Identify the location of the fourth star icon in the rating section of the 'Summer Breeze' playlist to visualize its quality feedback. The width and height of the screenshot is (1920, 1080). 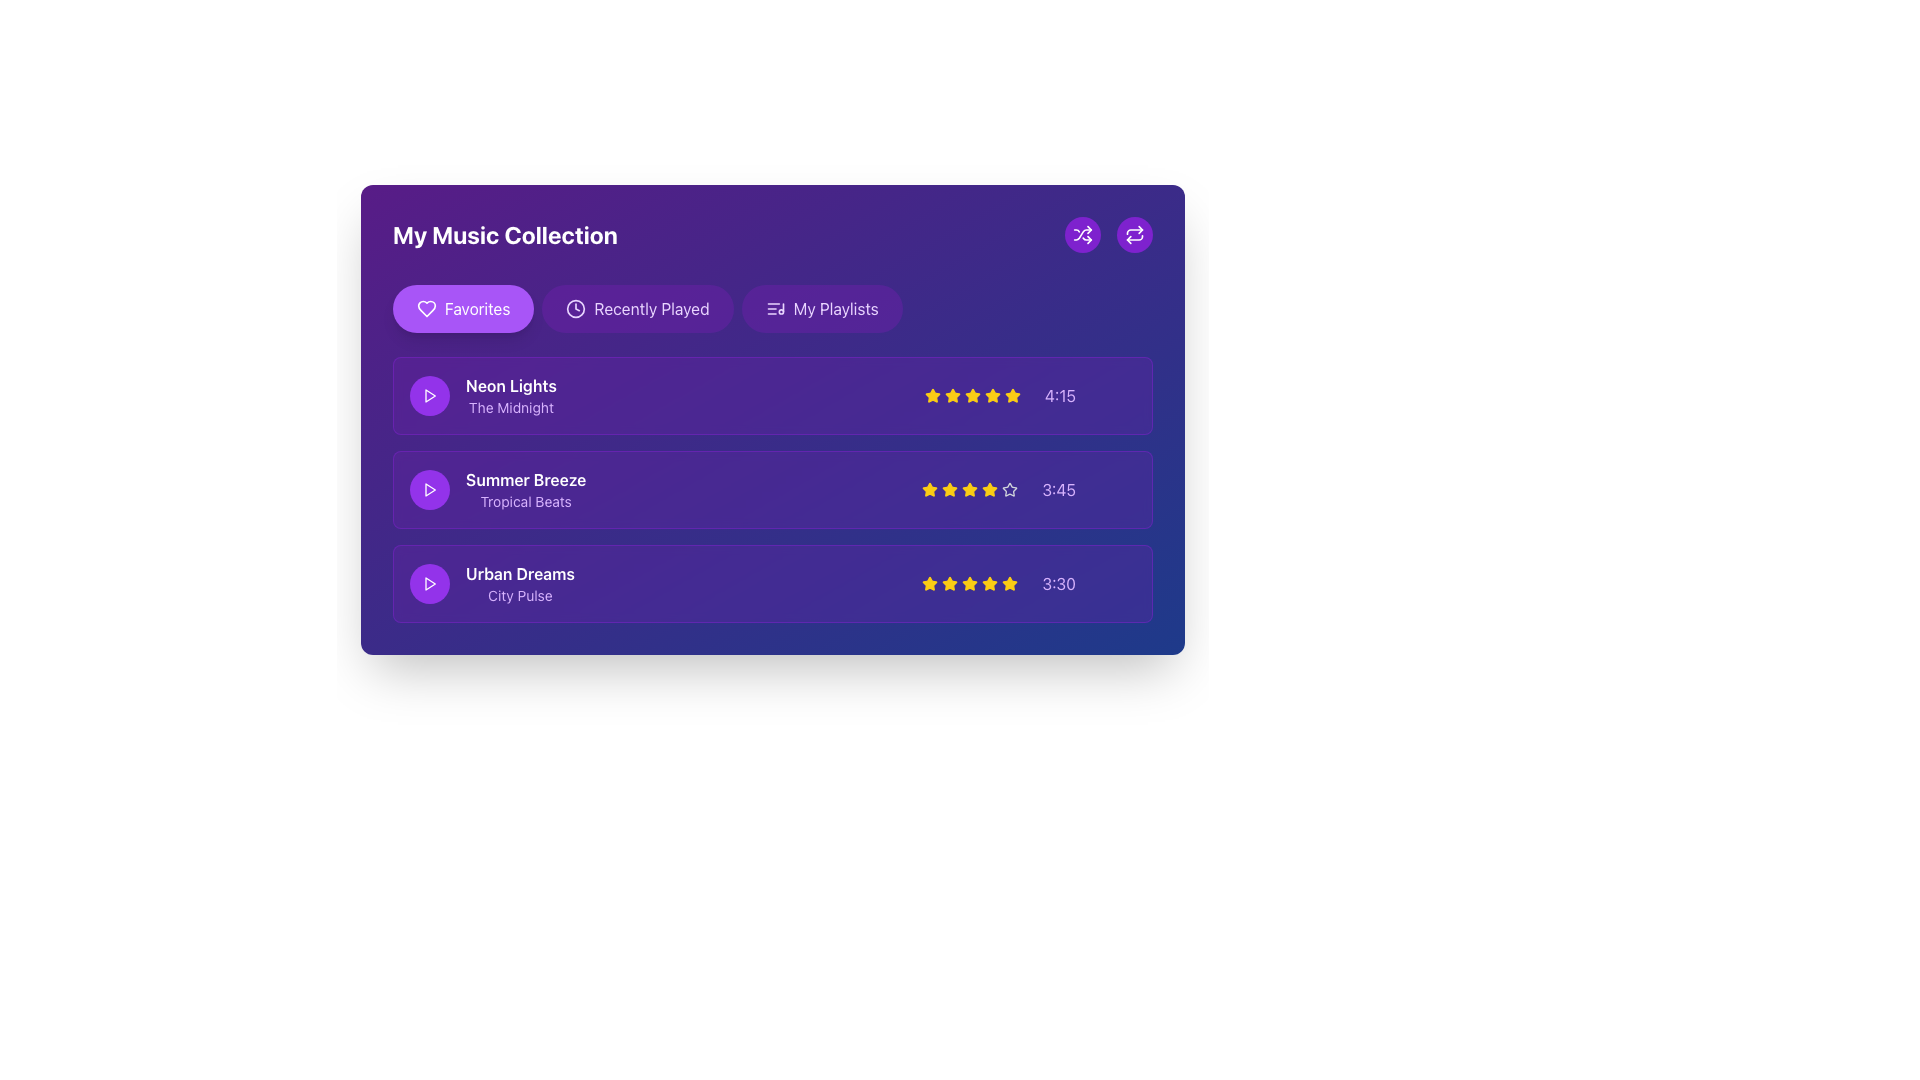
(970, 489).